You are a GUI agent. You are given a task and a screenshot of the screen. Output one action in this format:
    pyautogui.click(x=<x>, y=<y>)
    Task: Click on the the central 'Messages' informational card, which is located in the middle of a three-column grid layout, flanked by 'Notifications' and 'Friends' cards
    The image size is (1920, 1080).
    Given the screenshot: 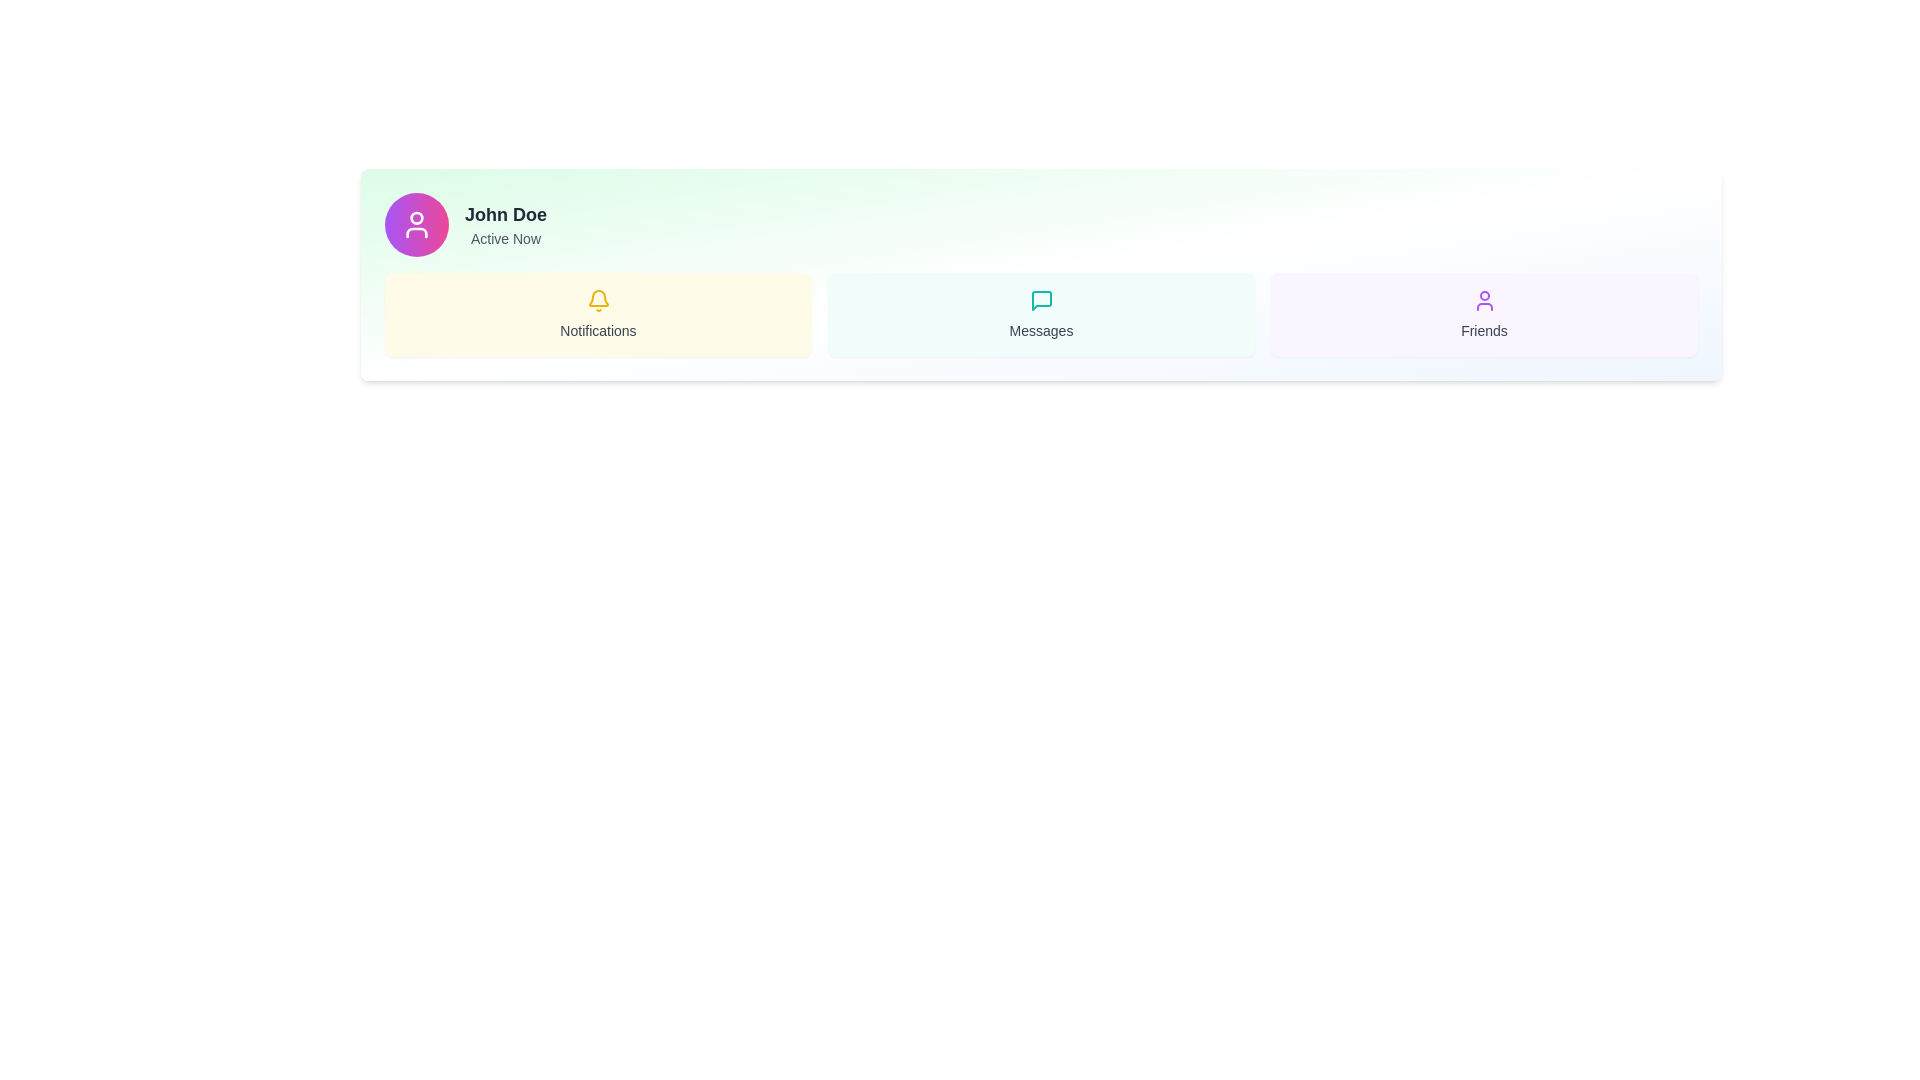 What is the action you would take?
    pyautogui.click(x=1040, y=315)
    